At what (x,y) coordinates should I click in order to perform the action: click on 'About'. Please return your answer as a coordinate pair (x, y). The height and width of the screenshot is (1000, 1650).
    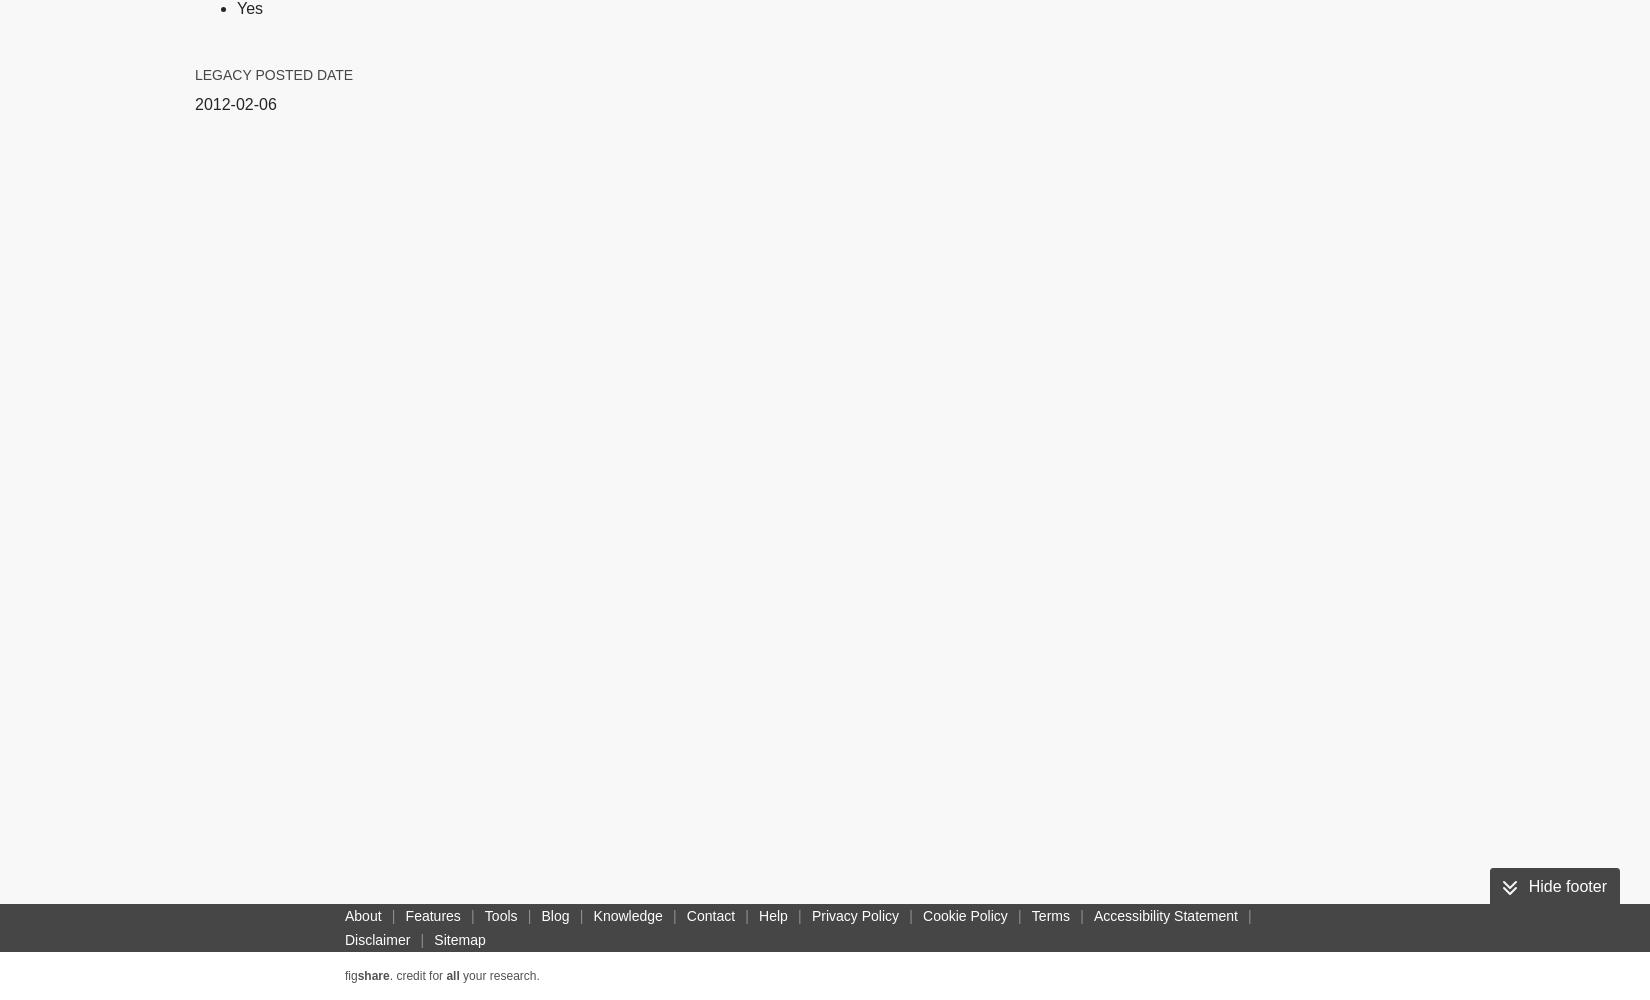
    Looking at the image, I should click on (363, 916).